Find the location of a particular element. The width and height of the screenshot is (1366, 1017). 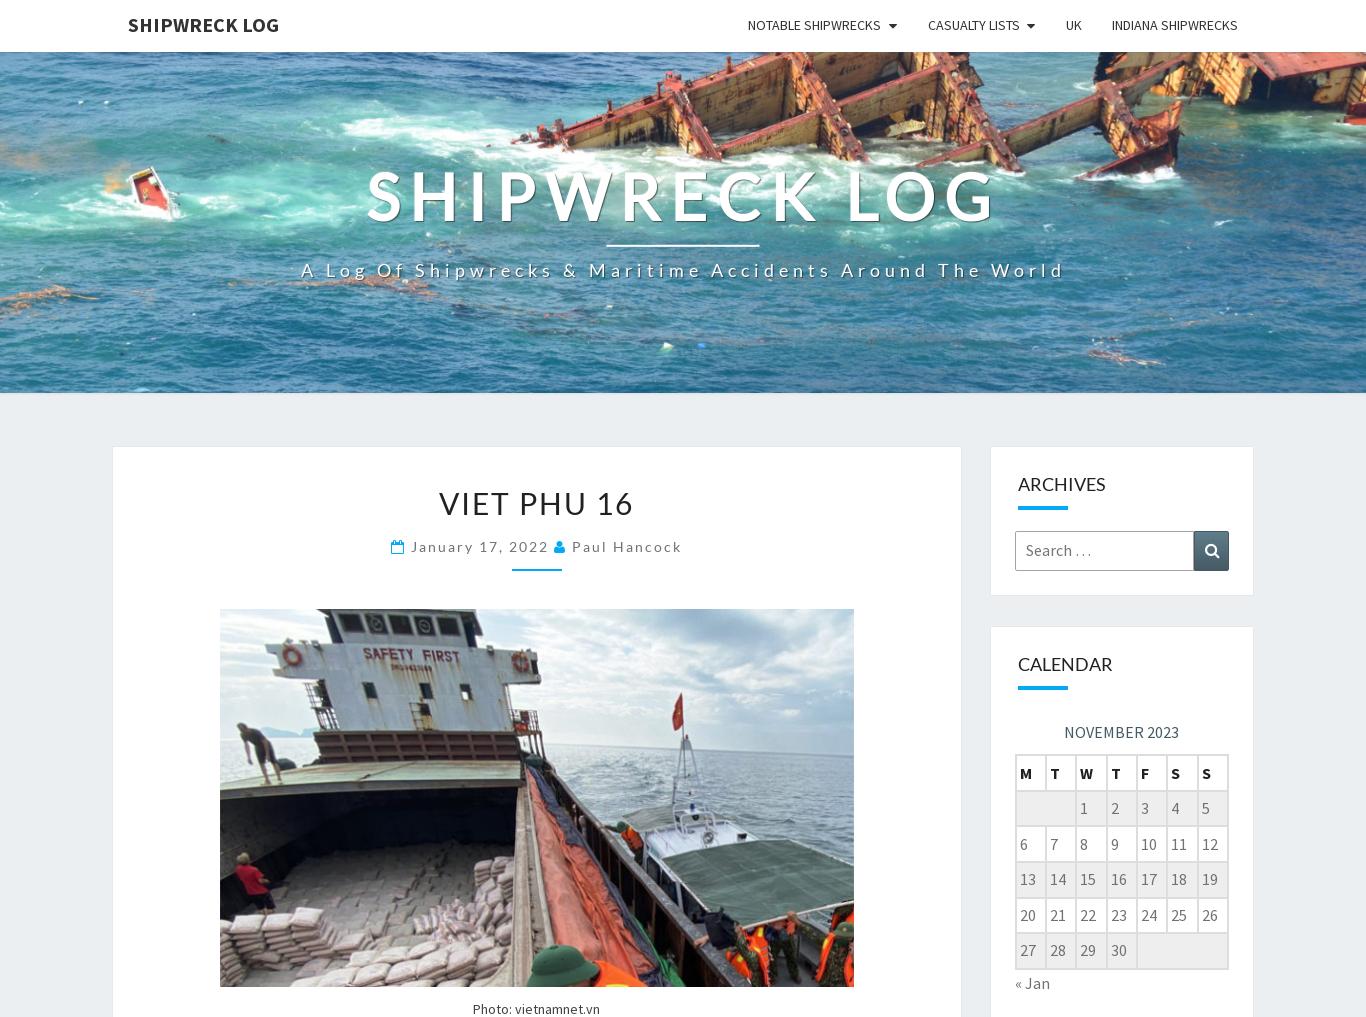

'15' is located at coordinates (1087, 878).